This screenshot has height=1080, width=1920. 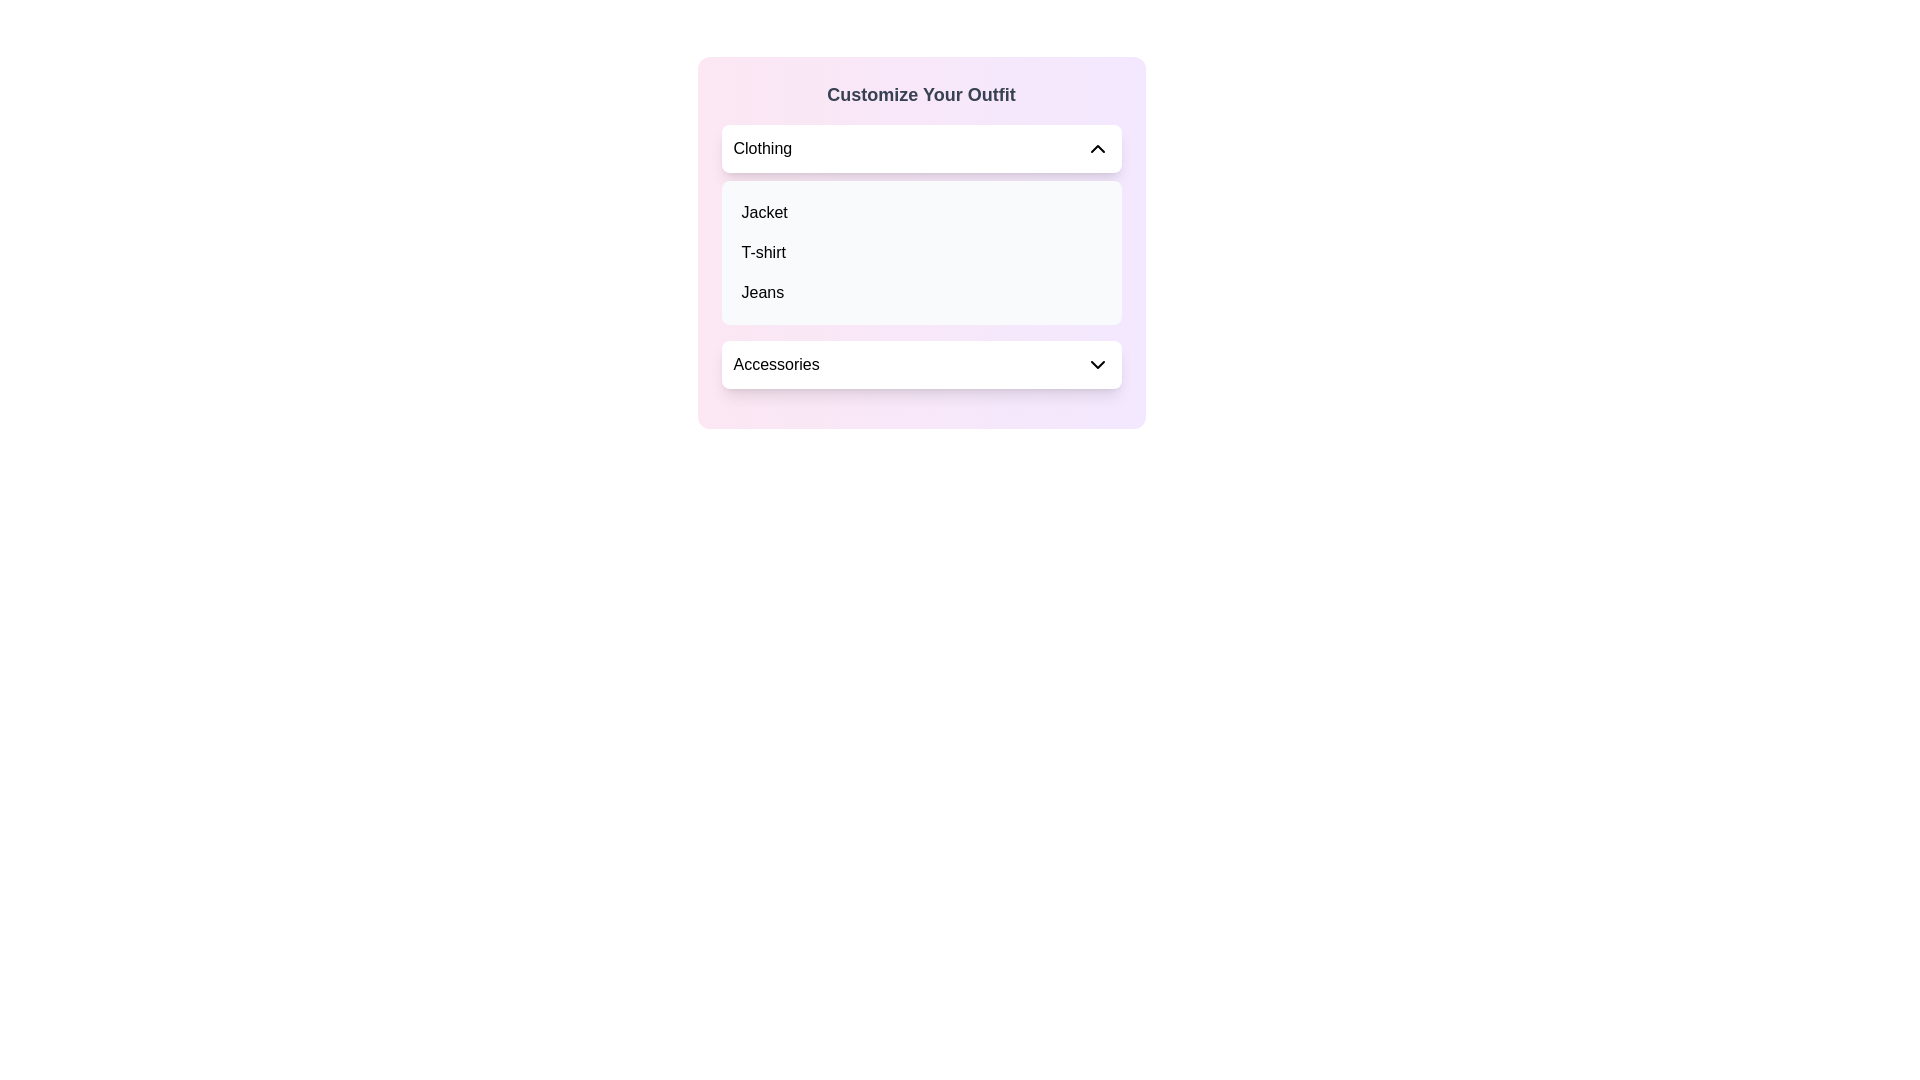 What do you see at coordinates (920, 252) in the screenshot?
I see `on the 'T-shirt' option in the 'Customize Your Outfit' selection menu, which is the second item in the list between 'Jacket' and 'Jeans'` at bounding box center [920, 252].